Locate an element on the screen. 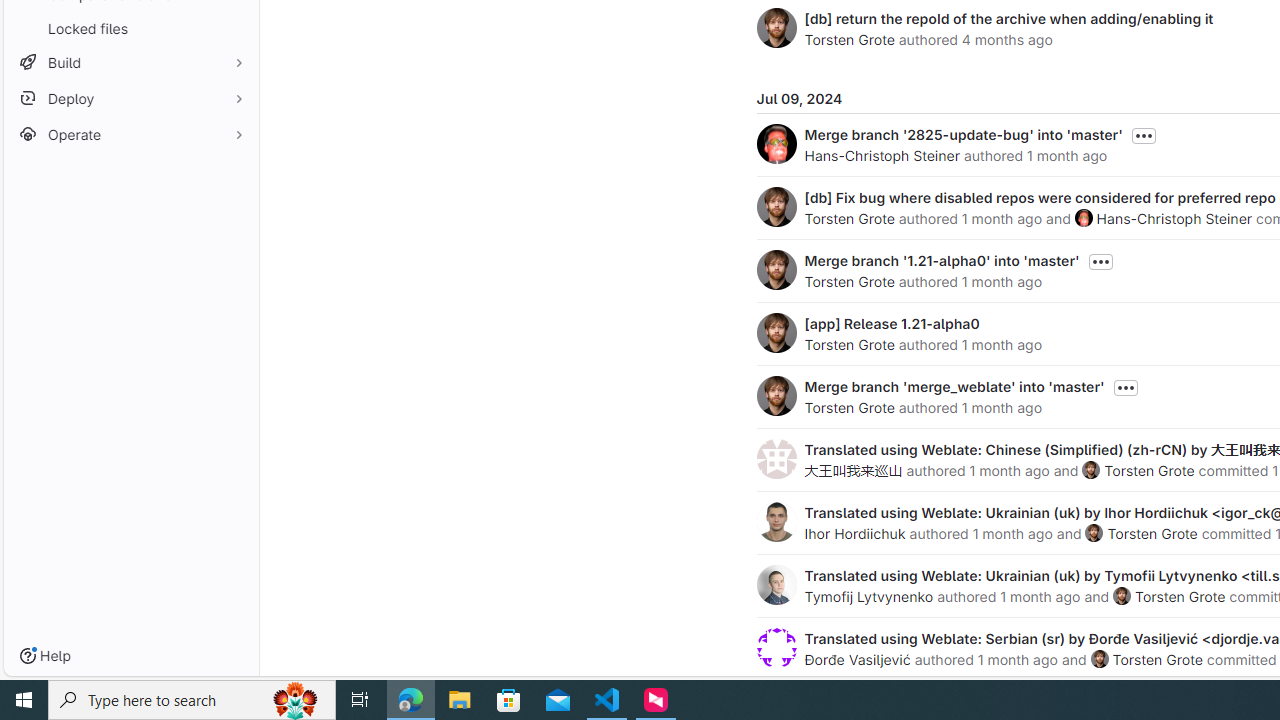 This screenshot has width=1280, height=720. 'Tymofij Lytvynenko' is located at coordinates (775, 585).